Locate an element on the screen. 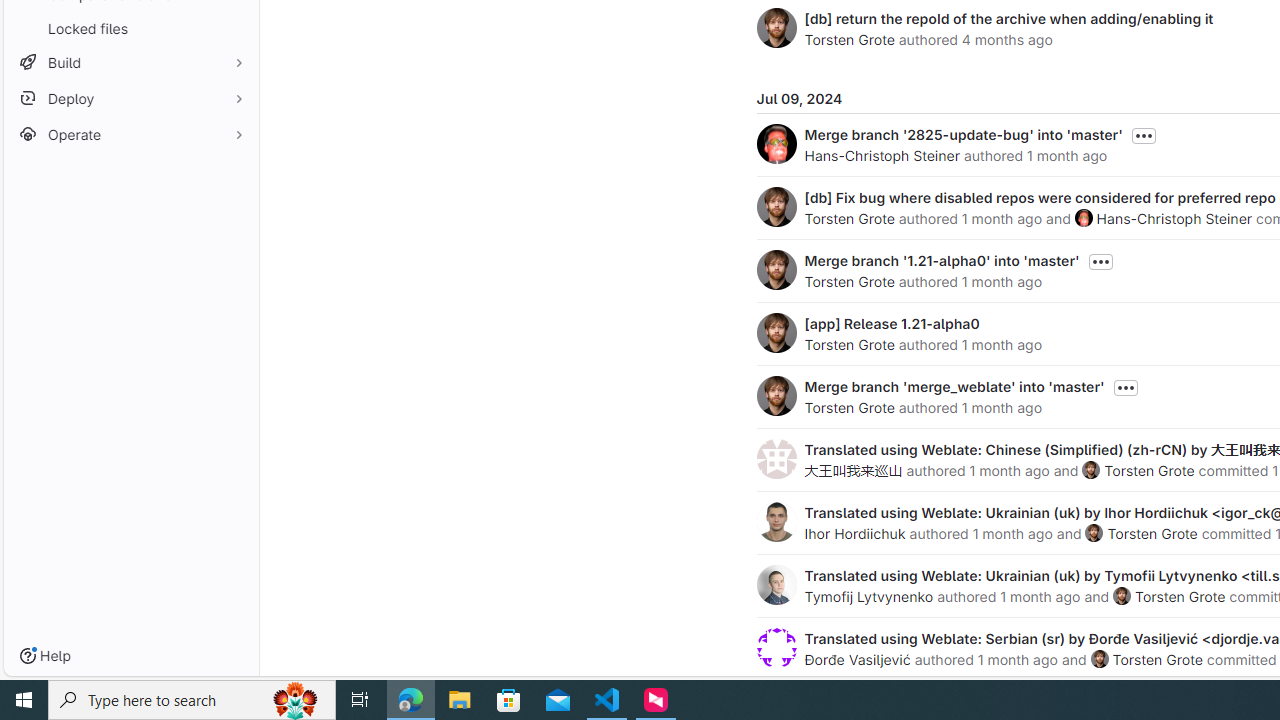 This screenshot has width=1280, height=720. 'Tymofij Lytvynenko' is located at coordinates (775, 585).